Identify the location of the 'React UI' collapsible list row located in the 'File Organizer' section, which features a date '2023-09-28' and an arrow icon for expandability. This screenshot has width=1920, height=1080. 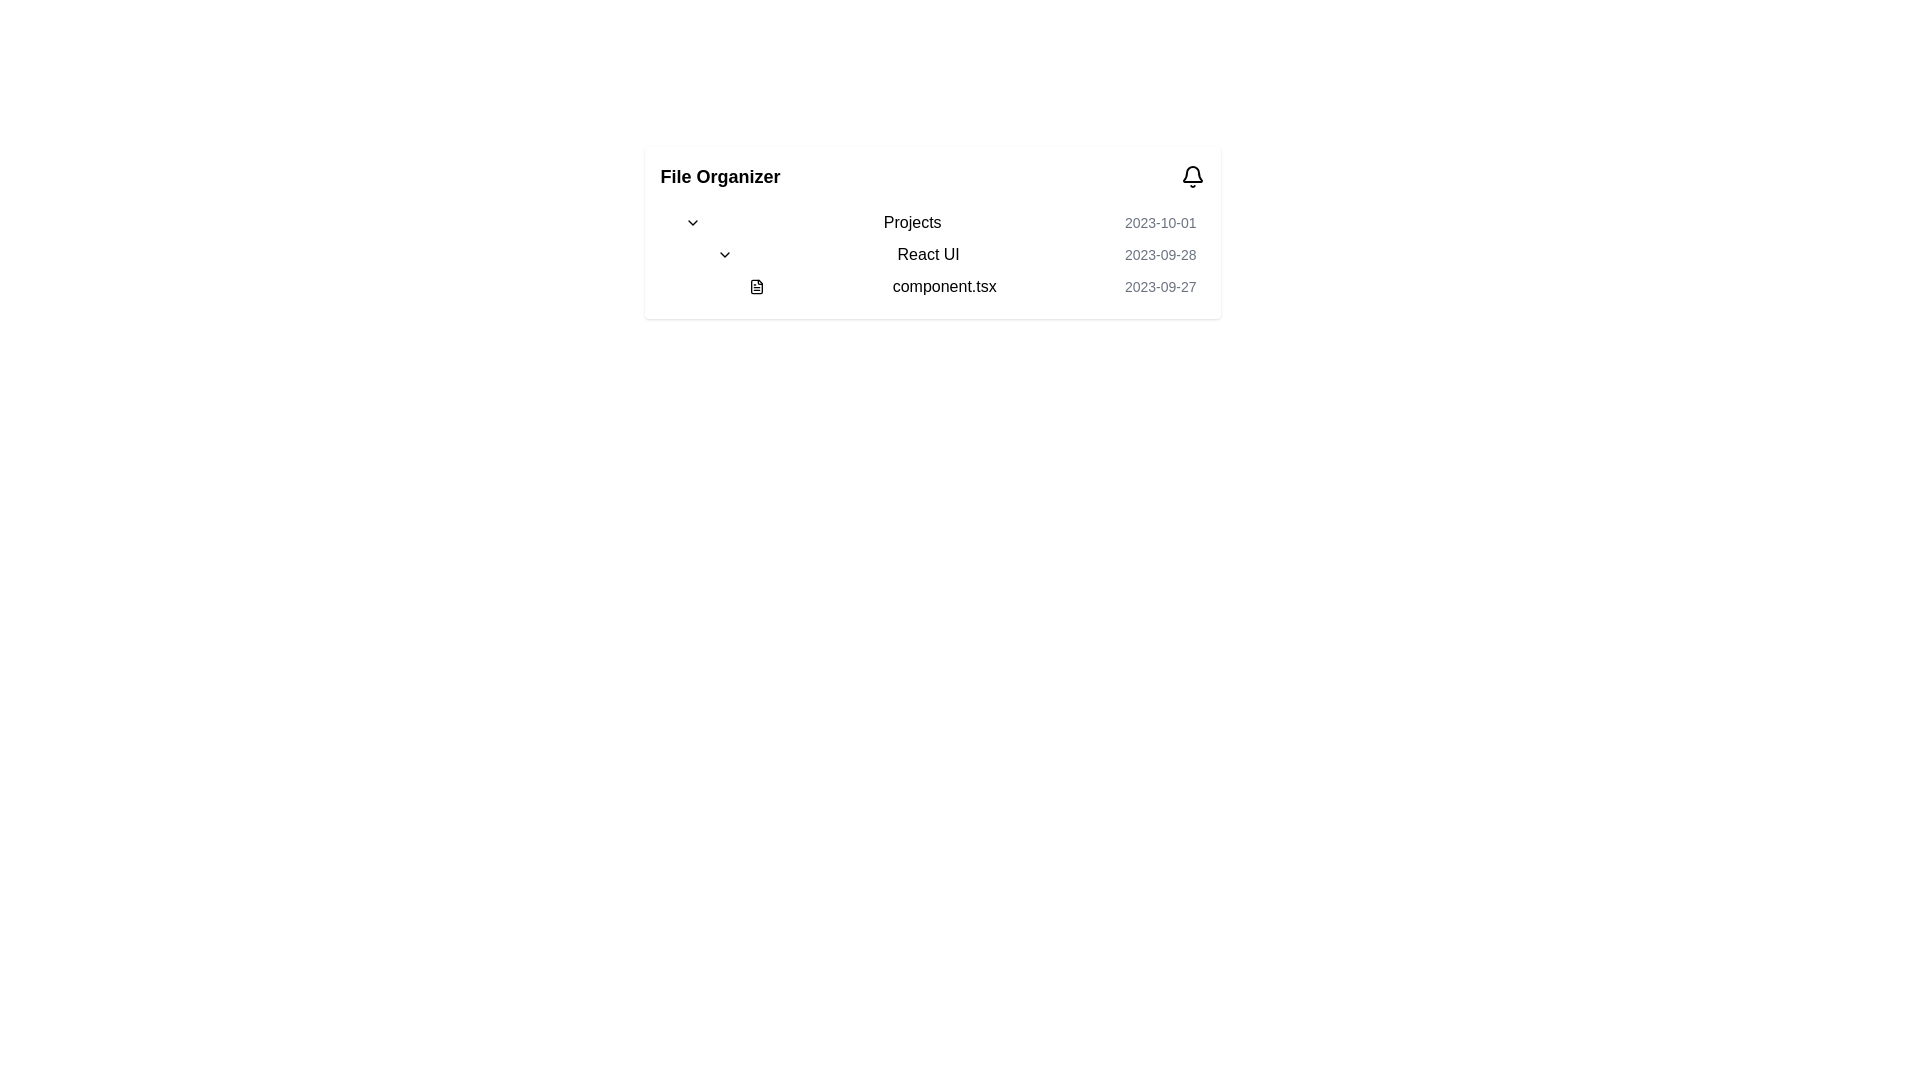
(939, 253).